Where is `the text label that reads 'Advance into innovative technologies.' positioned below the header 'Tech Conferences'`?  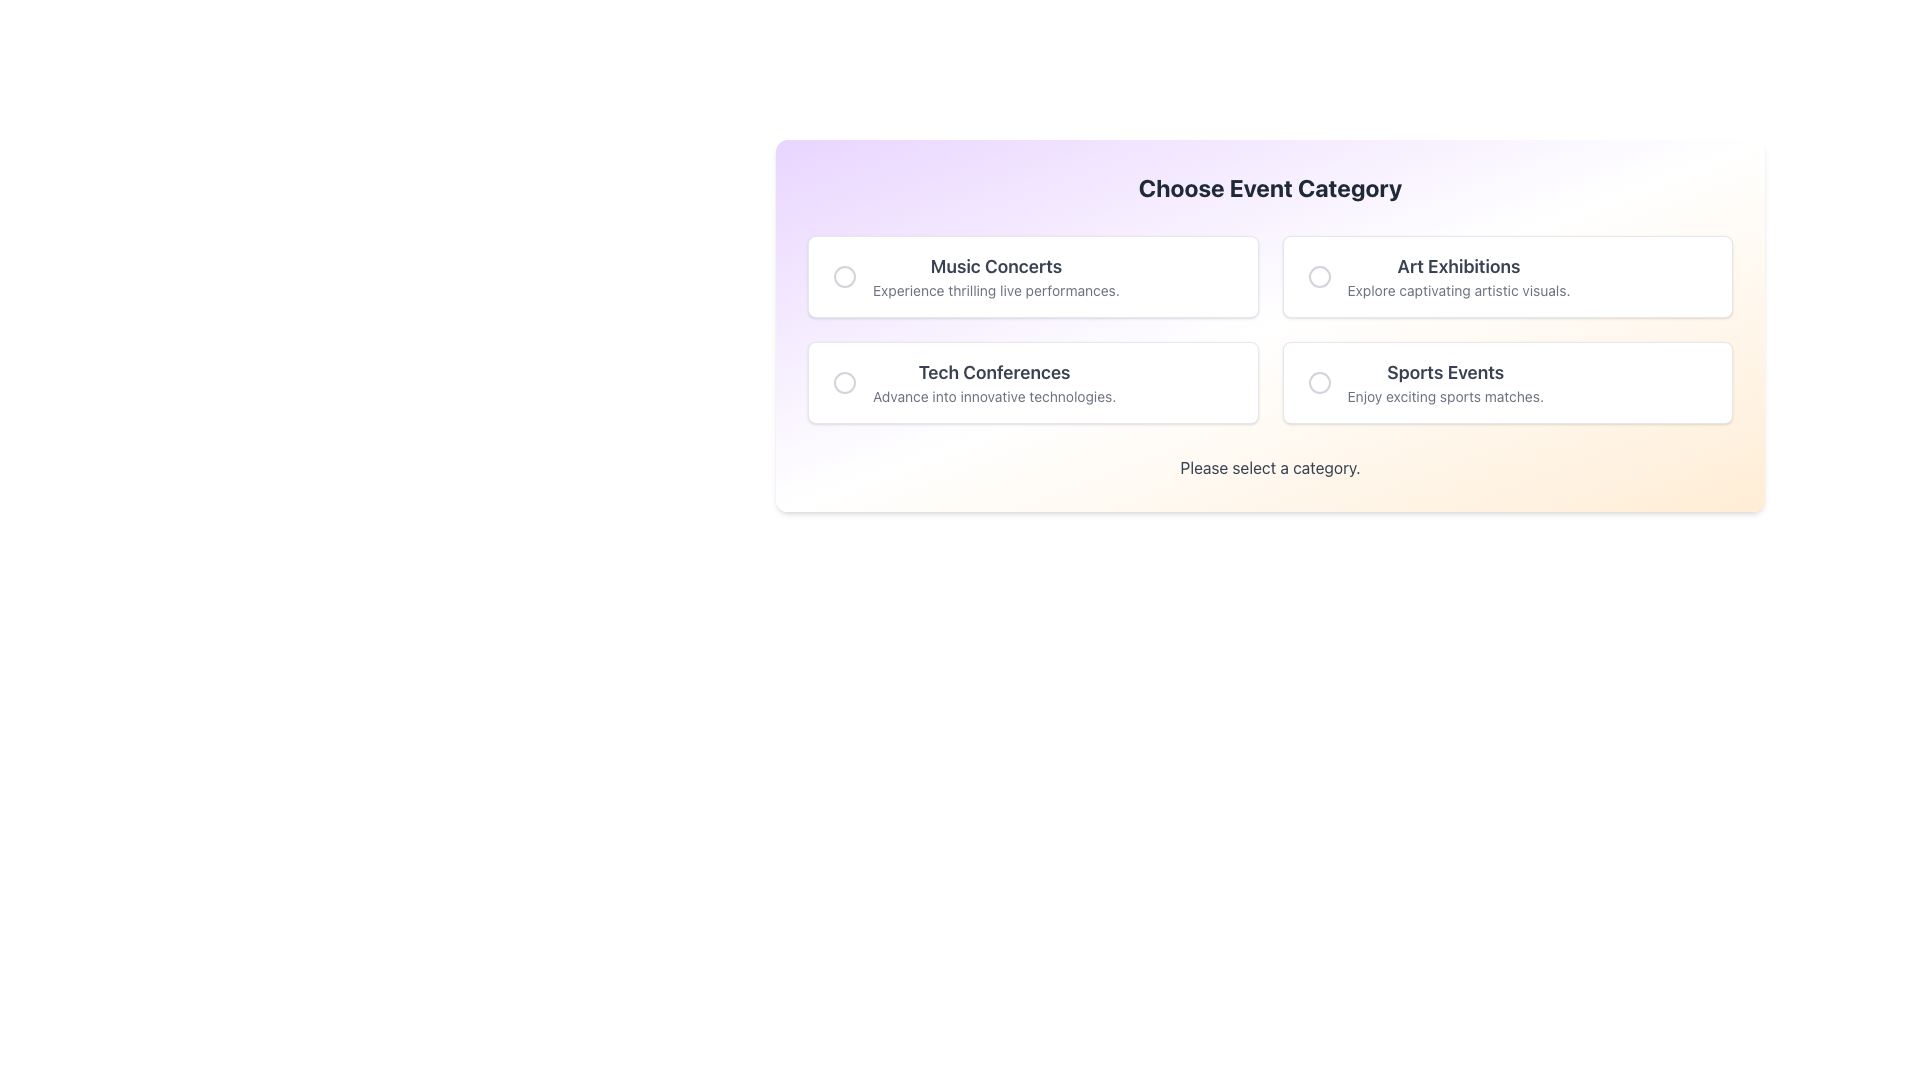 the text label that reads 'Advance into innovative technologies.' positioned below the header 'Tech Conferences' is located at coordinates (994, 397).